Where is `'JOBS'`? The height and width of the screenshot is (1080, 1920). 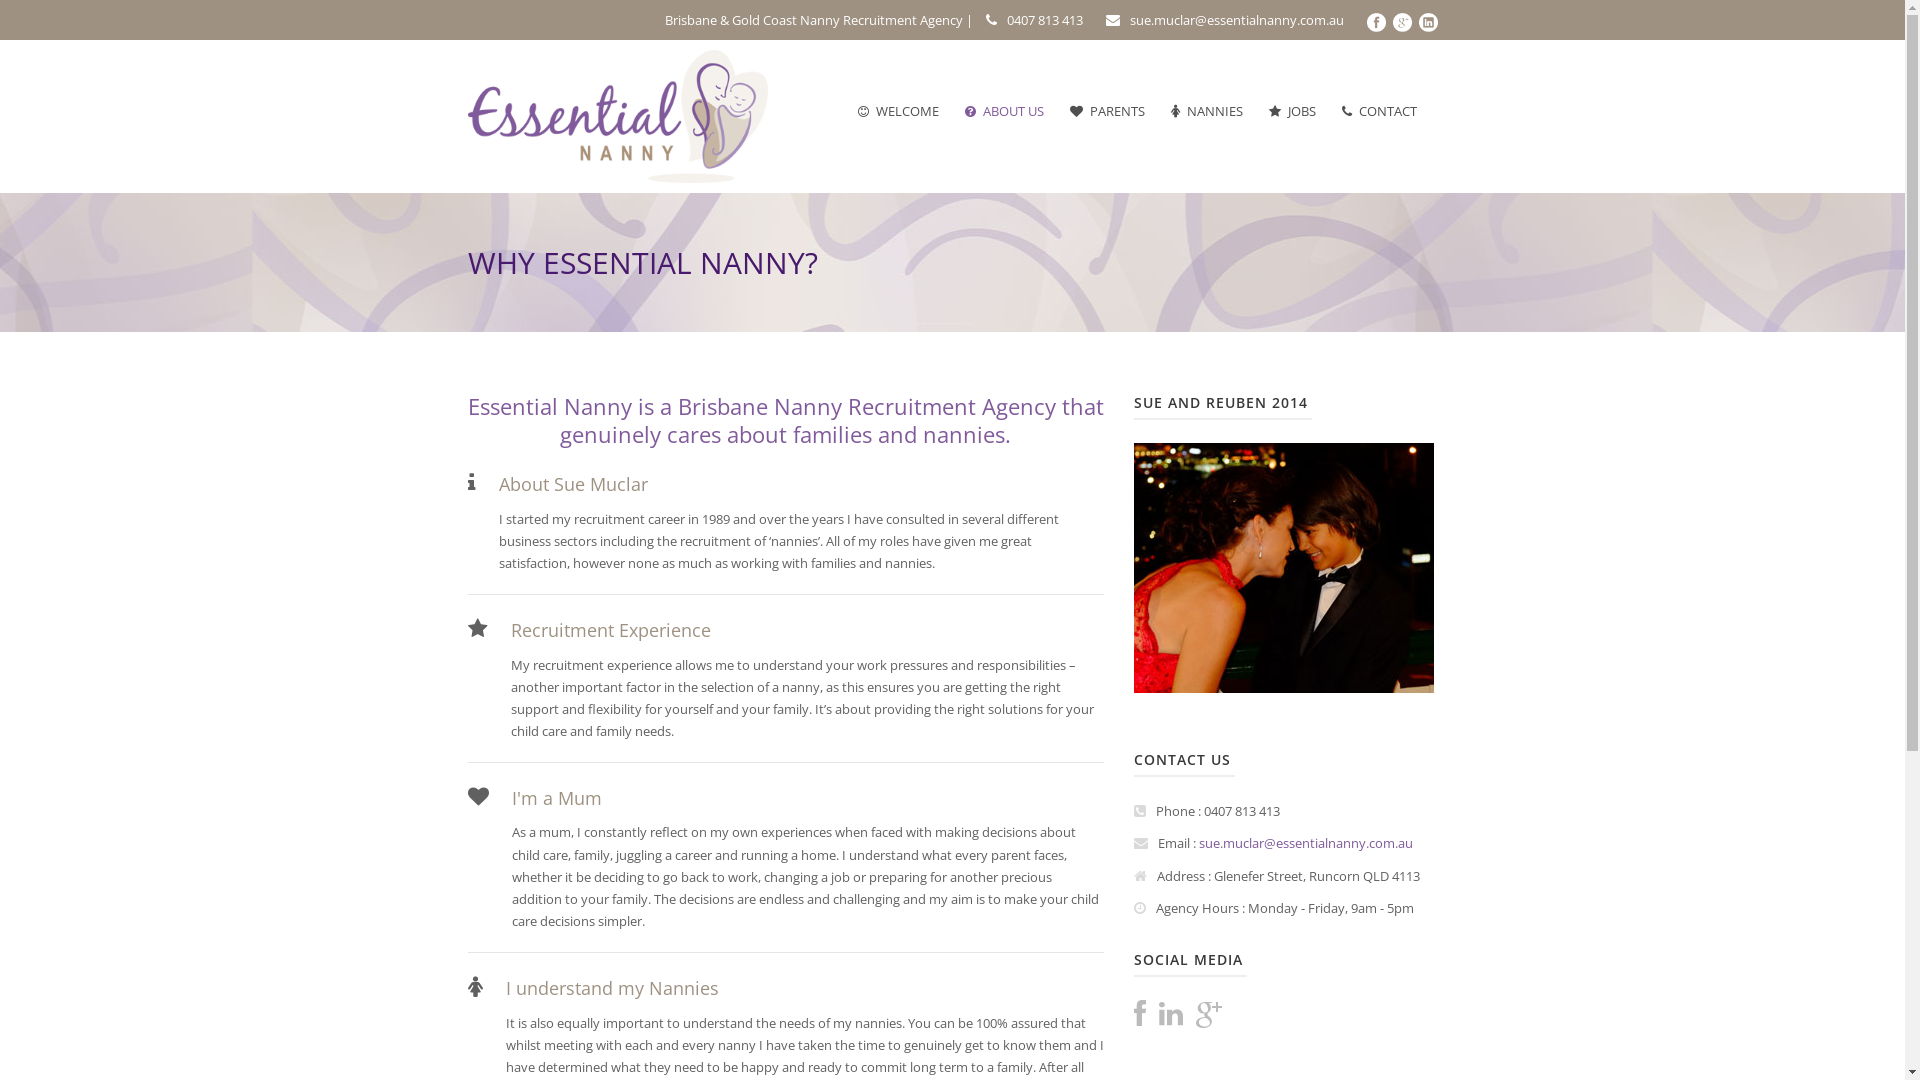
'JOBS' is located at coordinates (1292, 111).